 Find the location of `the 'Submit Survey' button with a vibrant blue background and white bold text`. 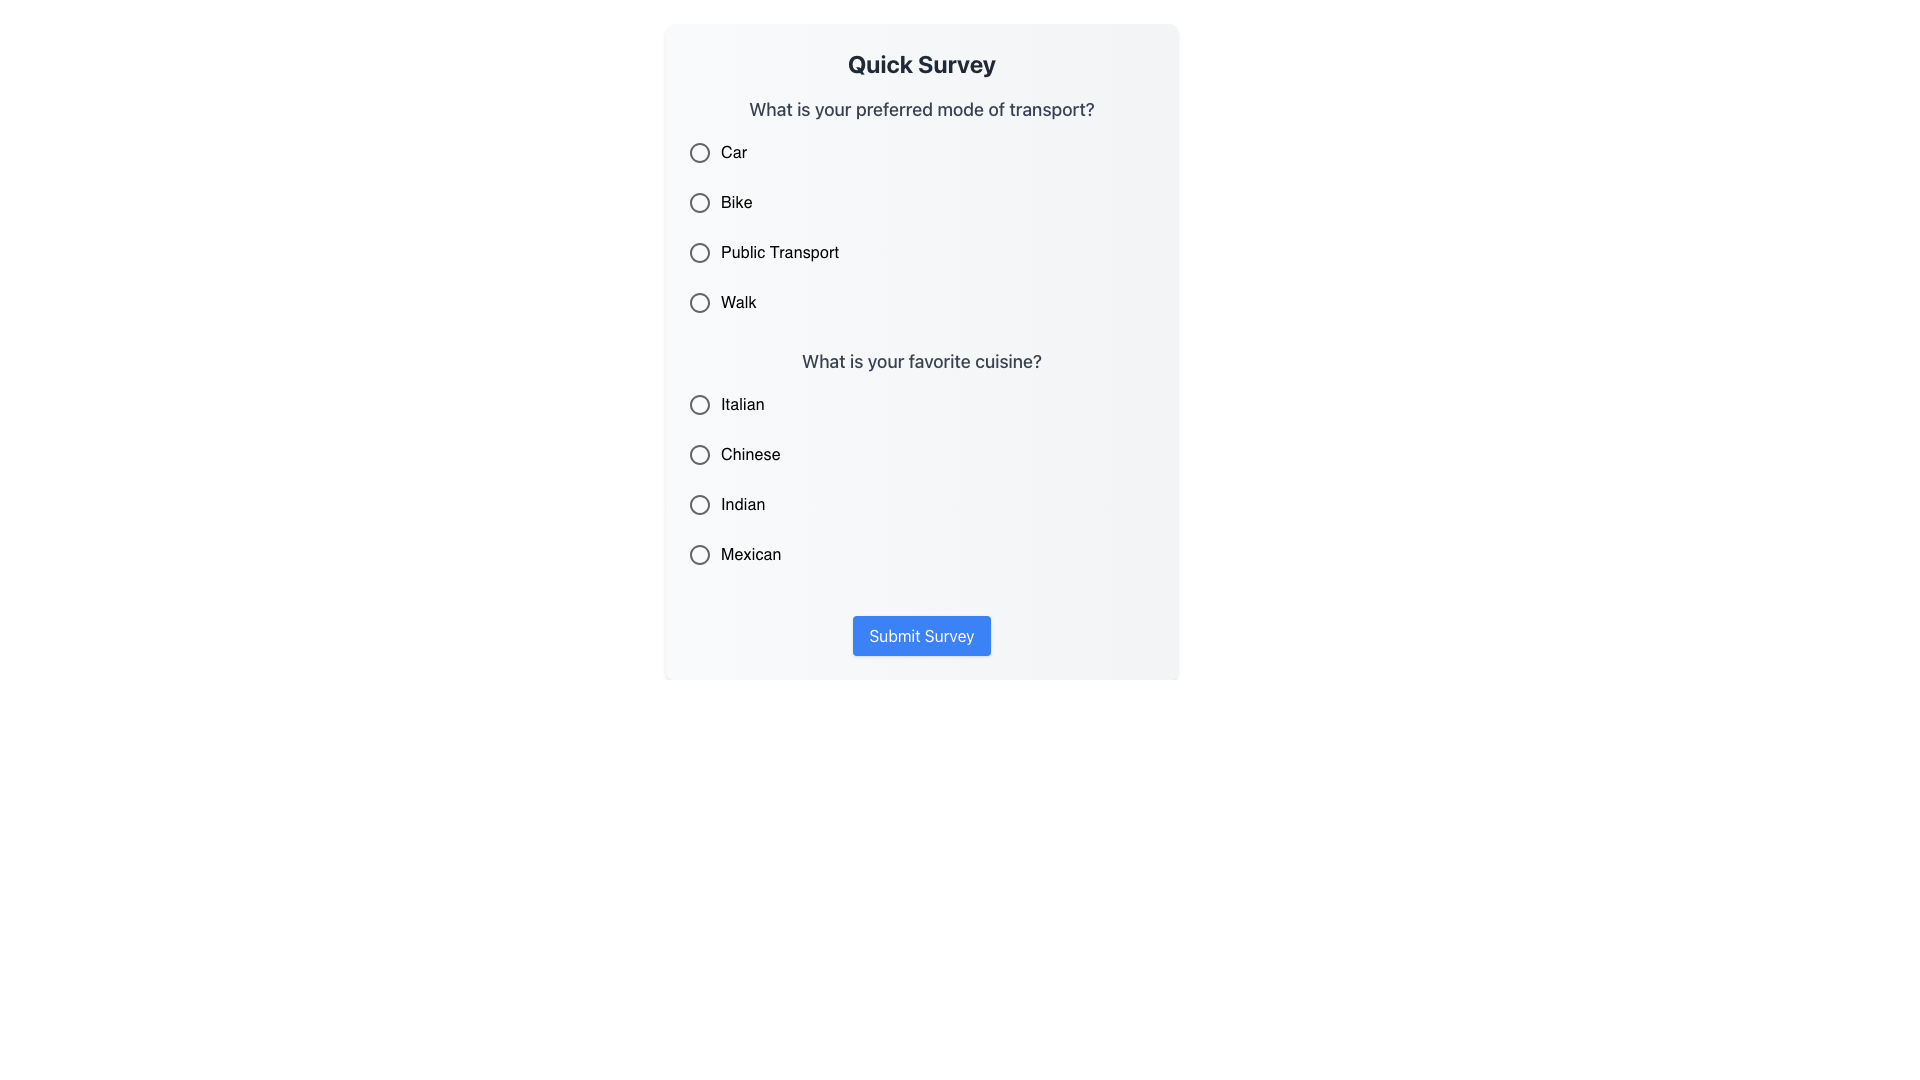

the 'Submit Survey' button with a vibrant blue background and white bold text is located at coordinates (920, 636).